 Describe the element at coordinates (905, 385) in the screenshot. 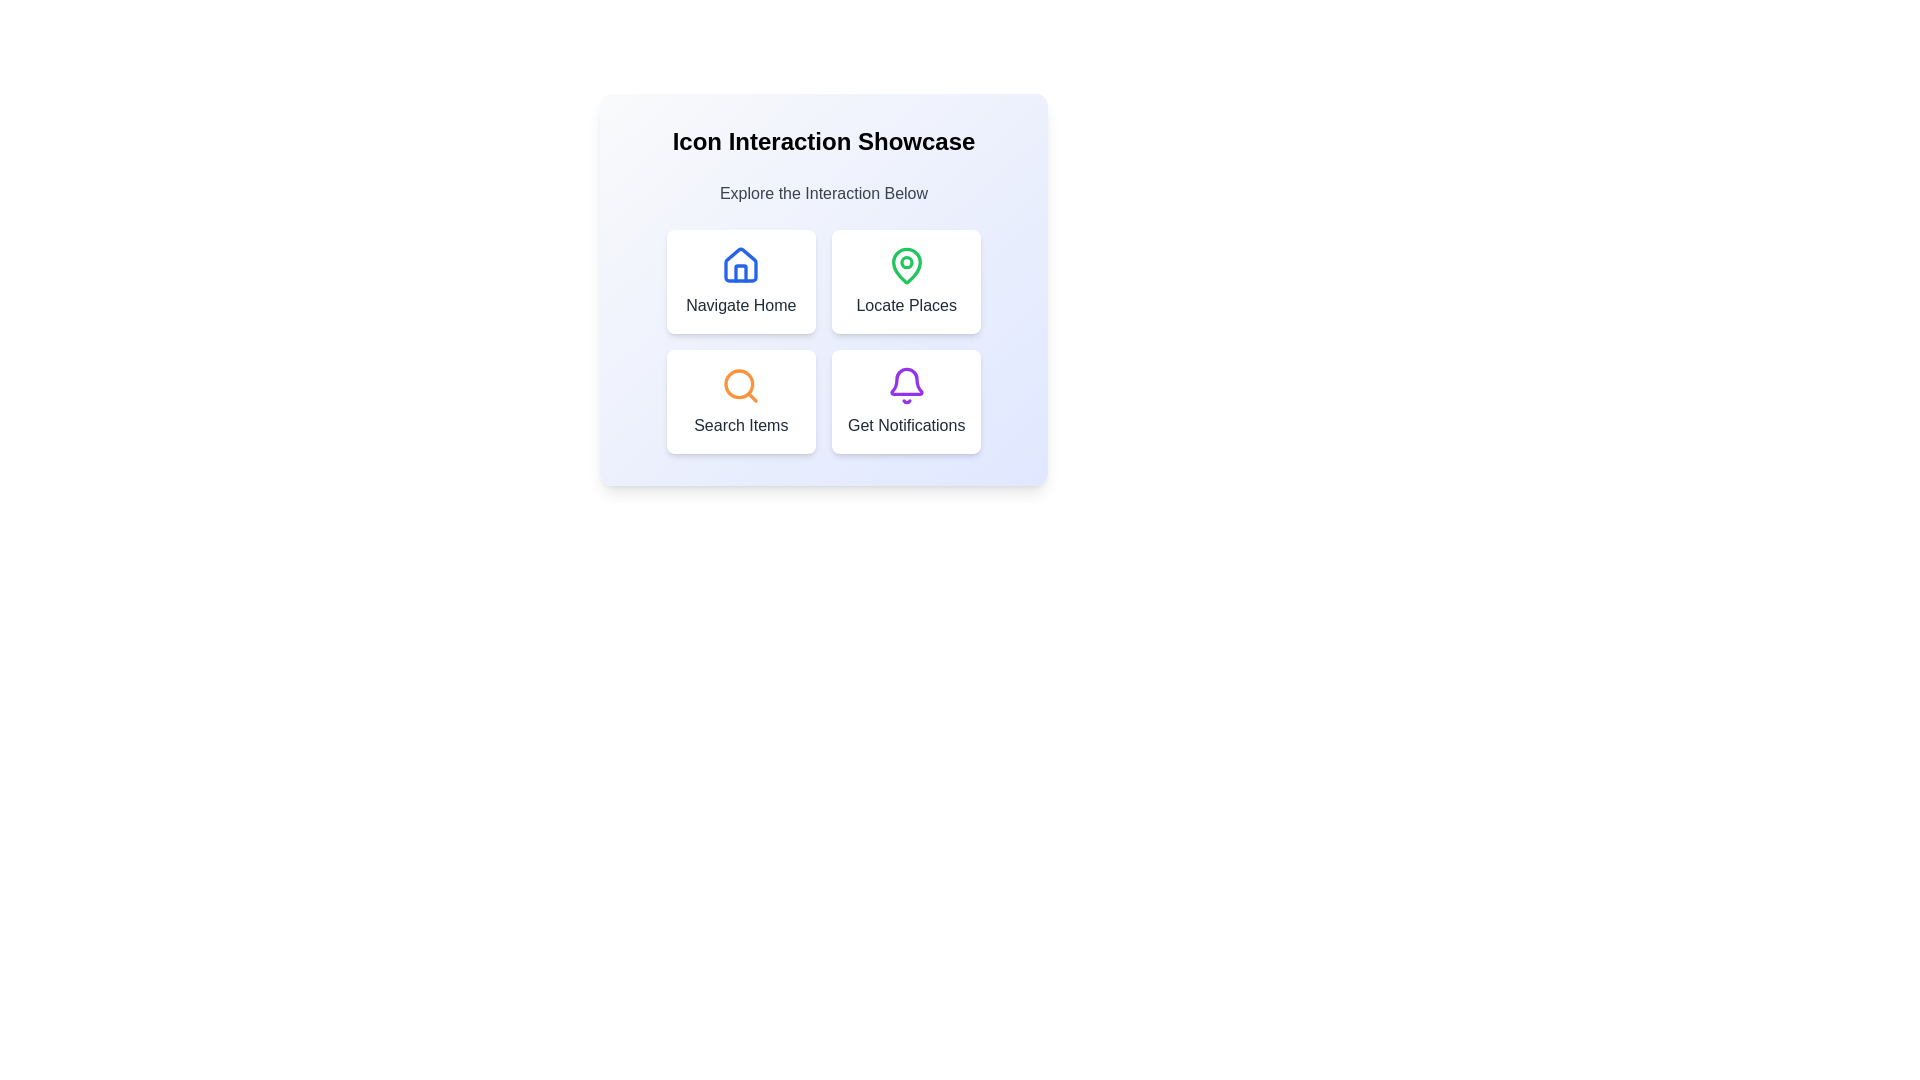

I see `the purple bell icon located at the center-top of the 'Get Notifications' button, which is part of a 2x2 button grid in the interface` at that location.